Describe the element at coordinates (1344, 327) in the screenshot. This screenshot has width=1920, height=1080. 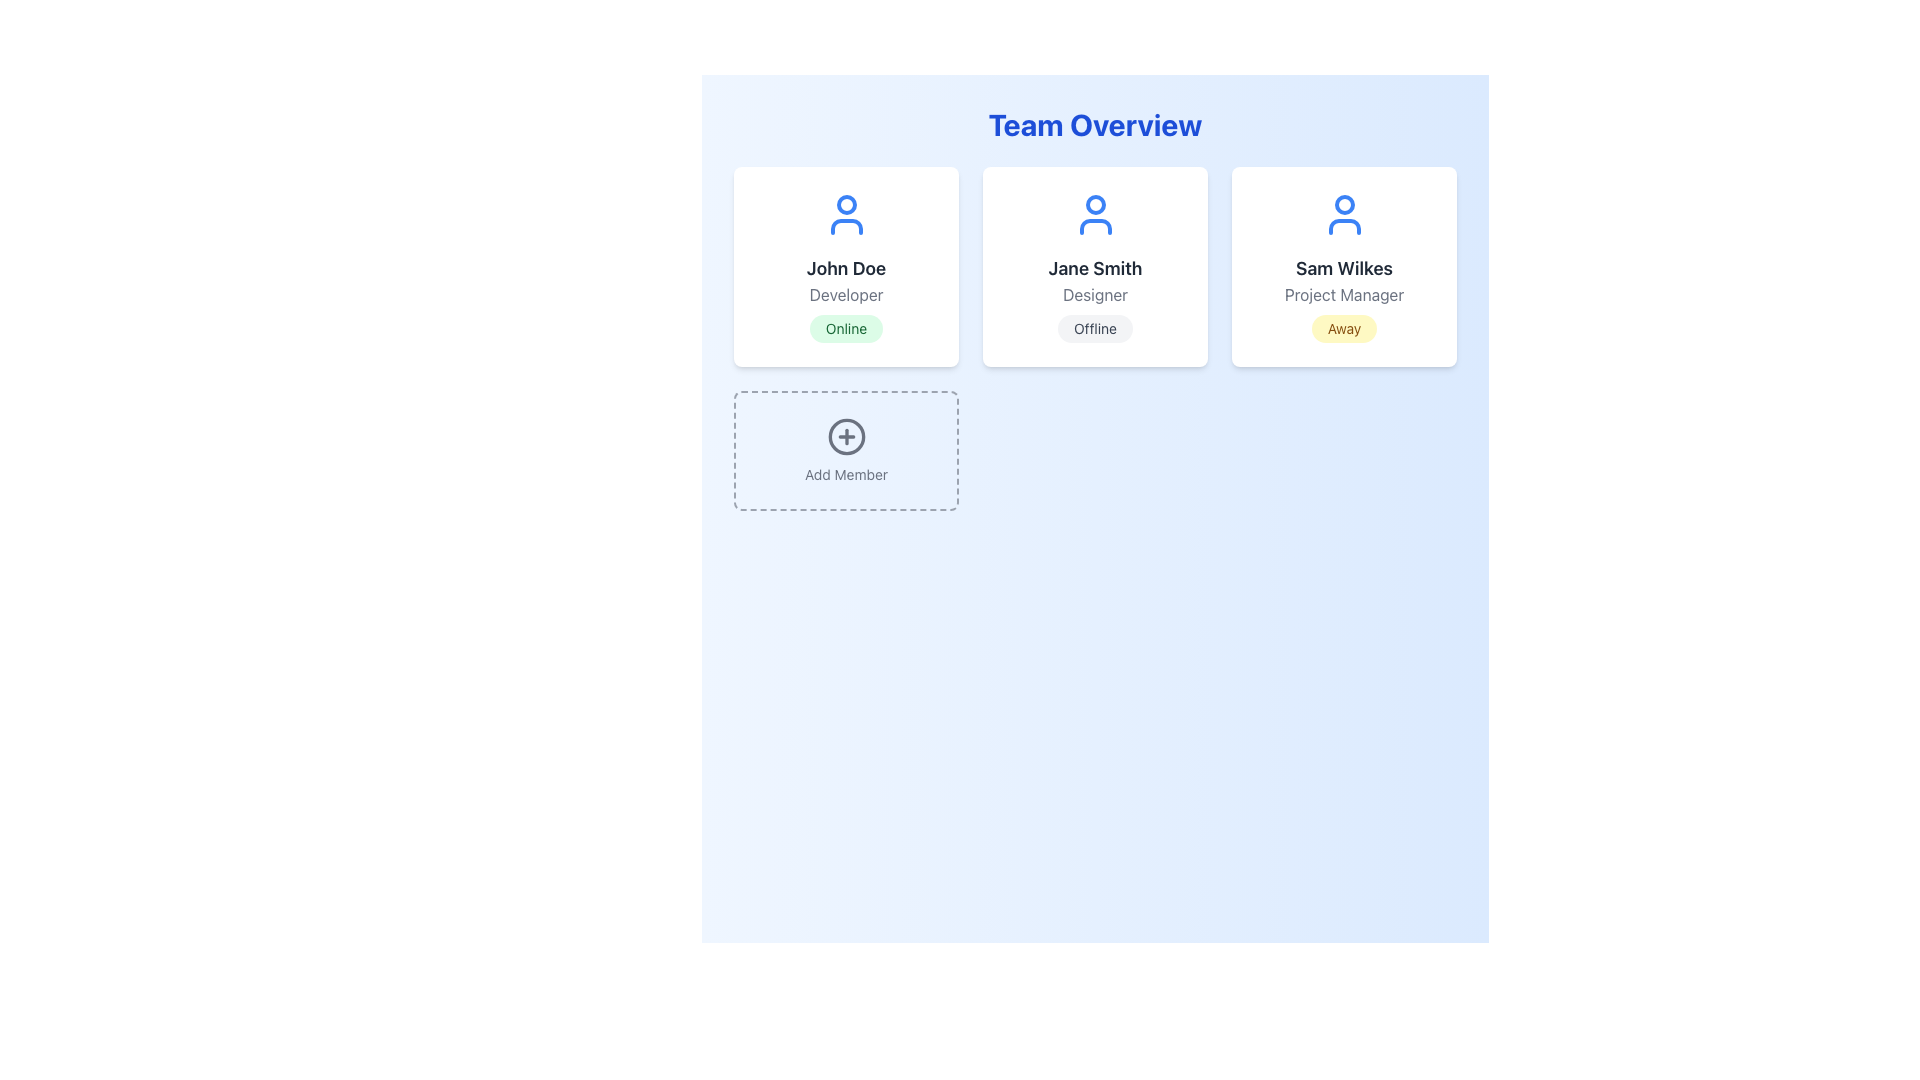
I see `the non-interactive badge labeled 'Away' with a yellow background located at the bottom center of the card for 'Sam Wilkes', the Project Manager` at that location.